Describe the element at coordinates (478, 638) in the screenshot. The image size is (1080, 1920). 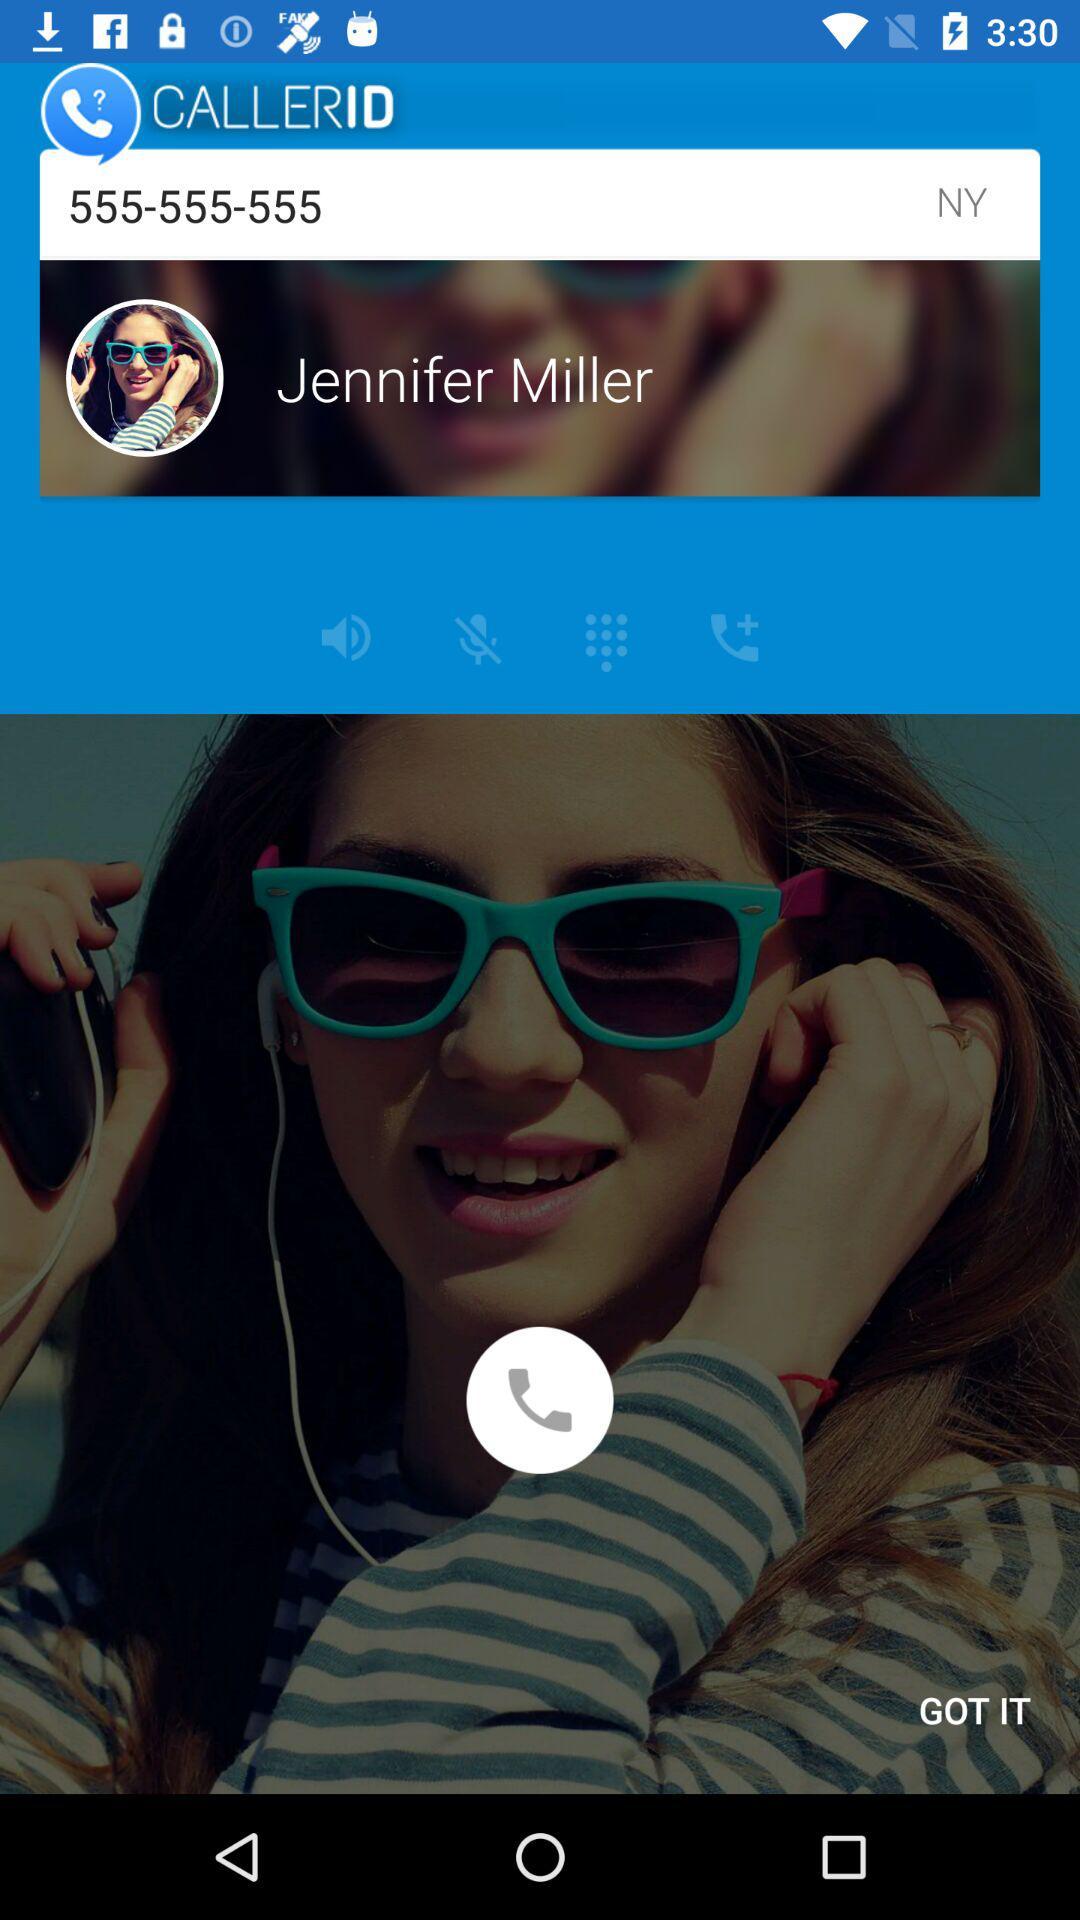
I see `the microphone icon` at that location.